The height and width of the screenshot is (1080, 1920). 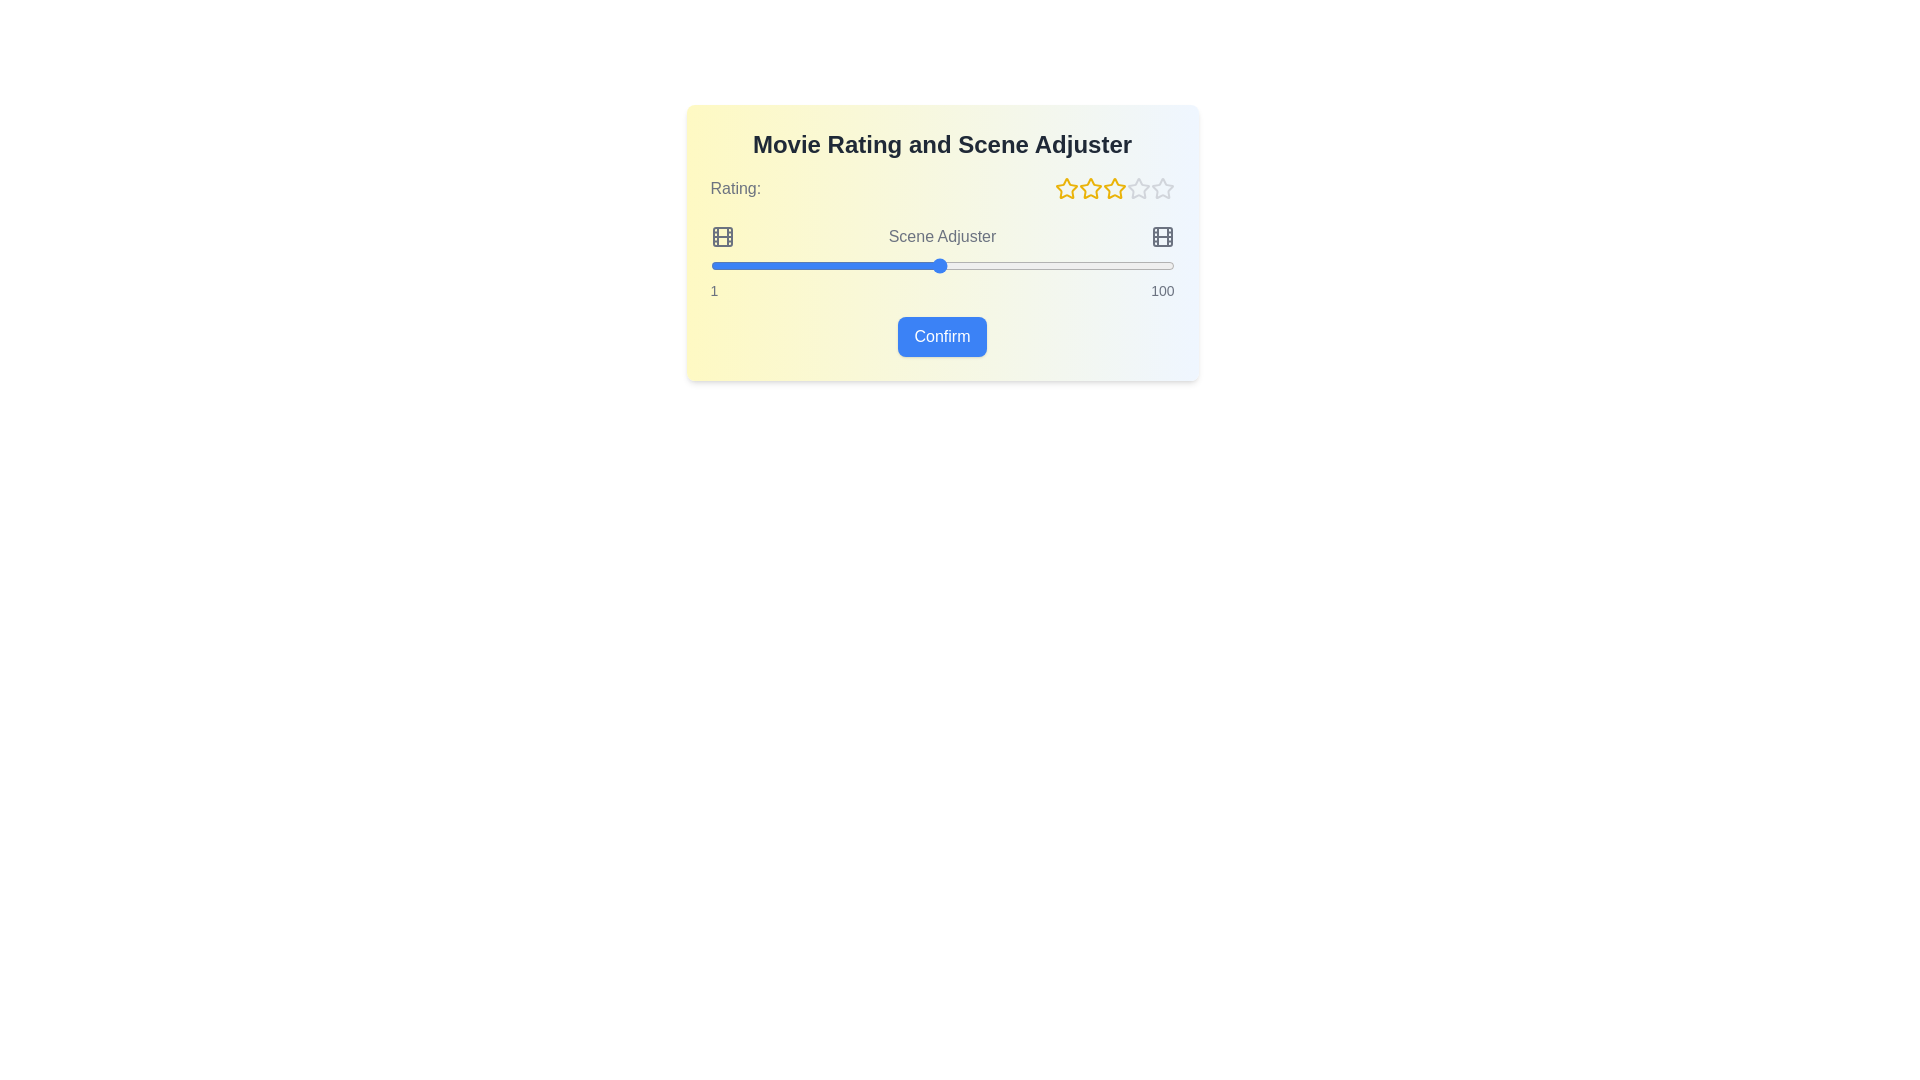 I want to click on the scene slider to 95, so click(x=1151, y=265).